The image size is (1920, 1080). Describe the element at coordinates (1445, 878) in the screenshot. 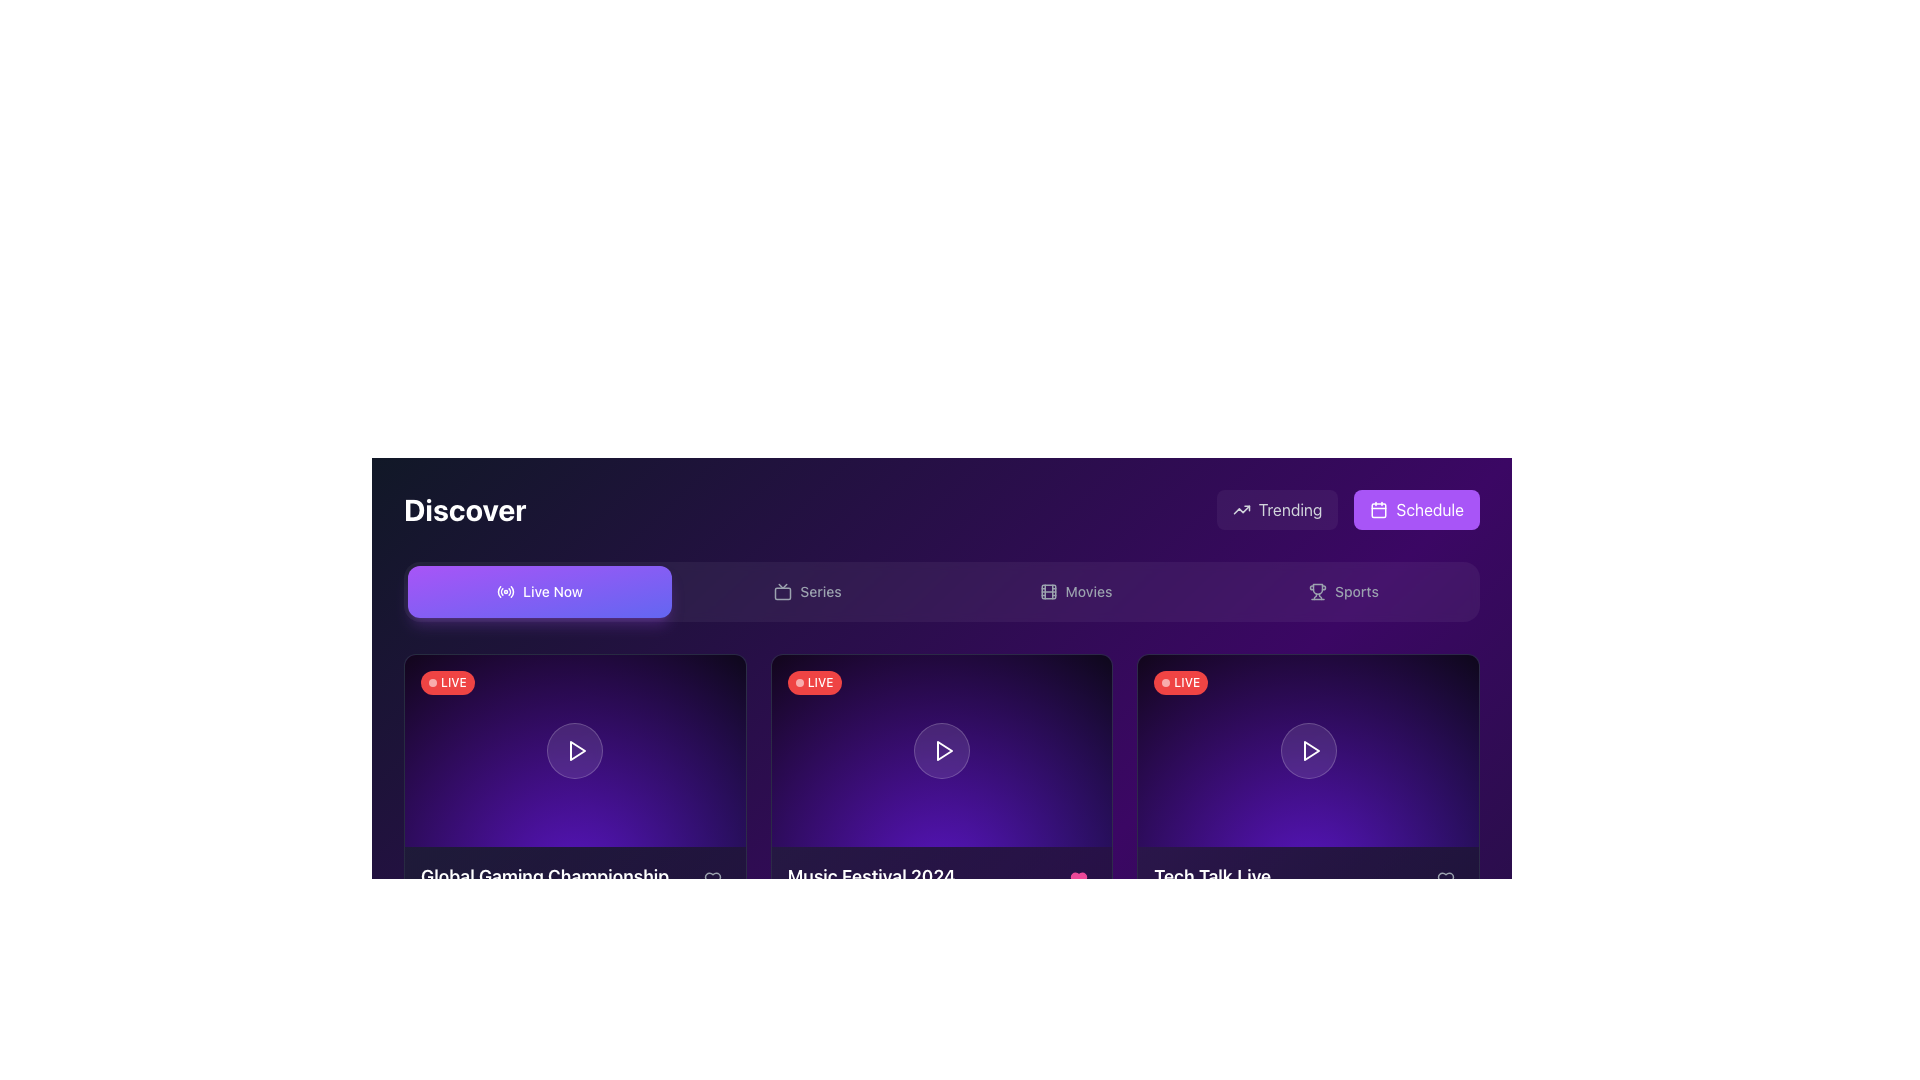

I see `the interactive button with a heart icon located in the bottom-right corner of the 'Tech Talk Live' card` at that location.